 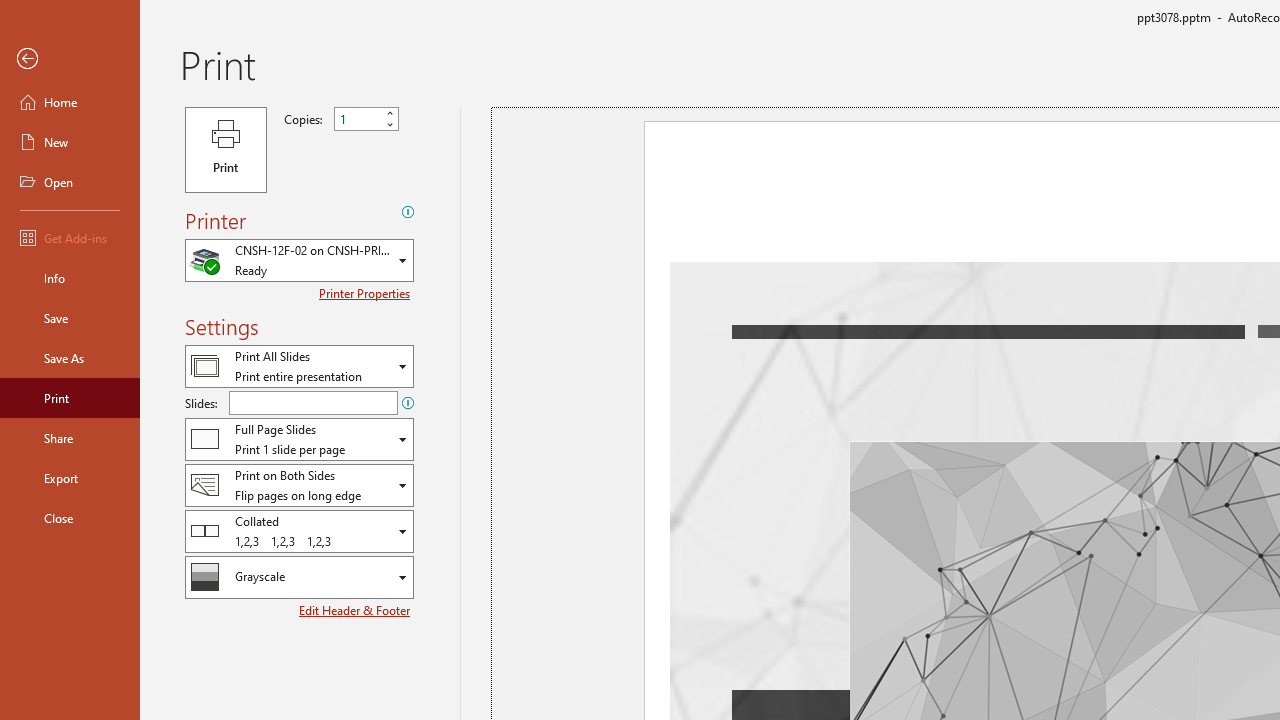 I want to click on 'Save As', so click(x=69, y=356).